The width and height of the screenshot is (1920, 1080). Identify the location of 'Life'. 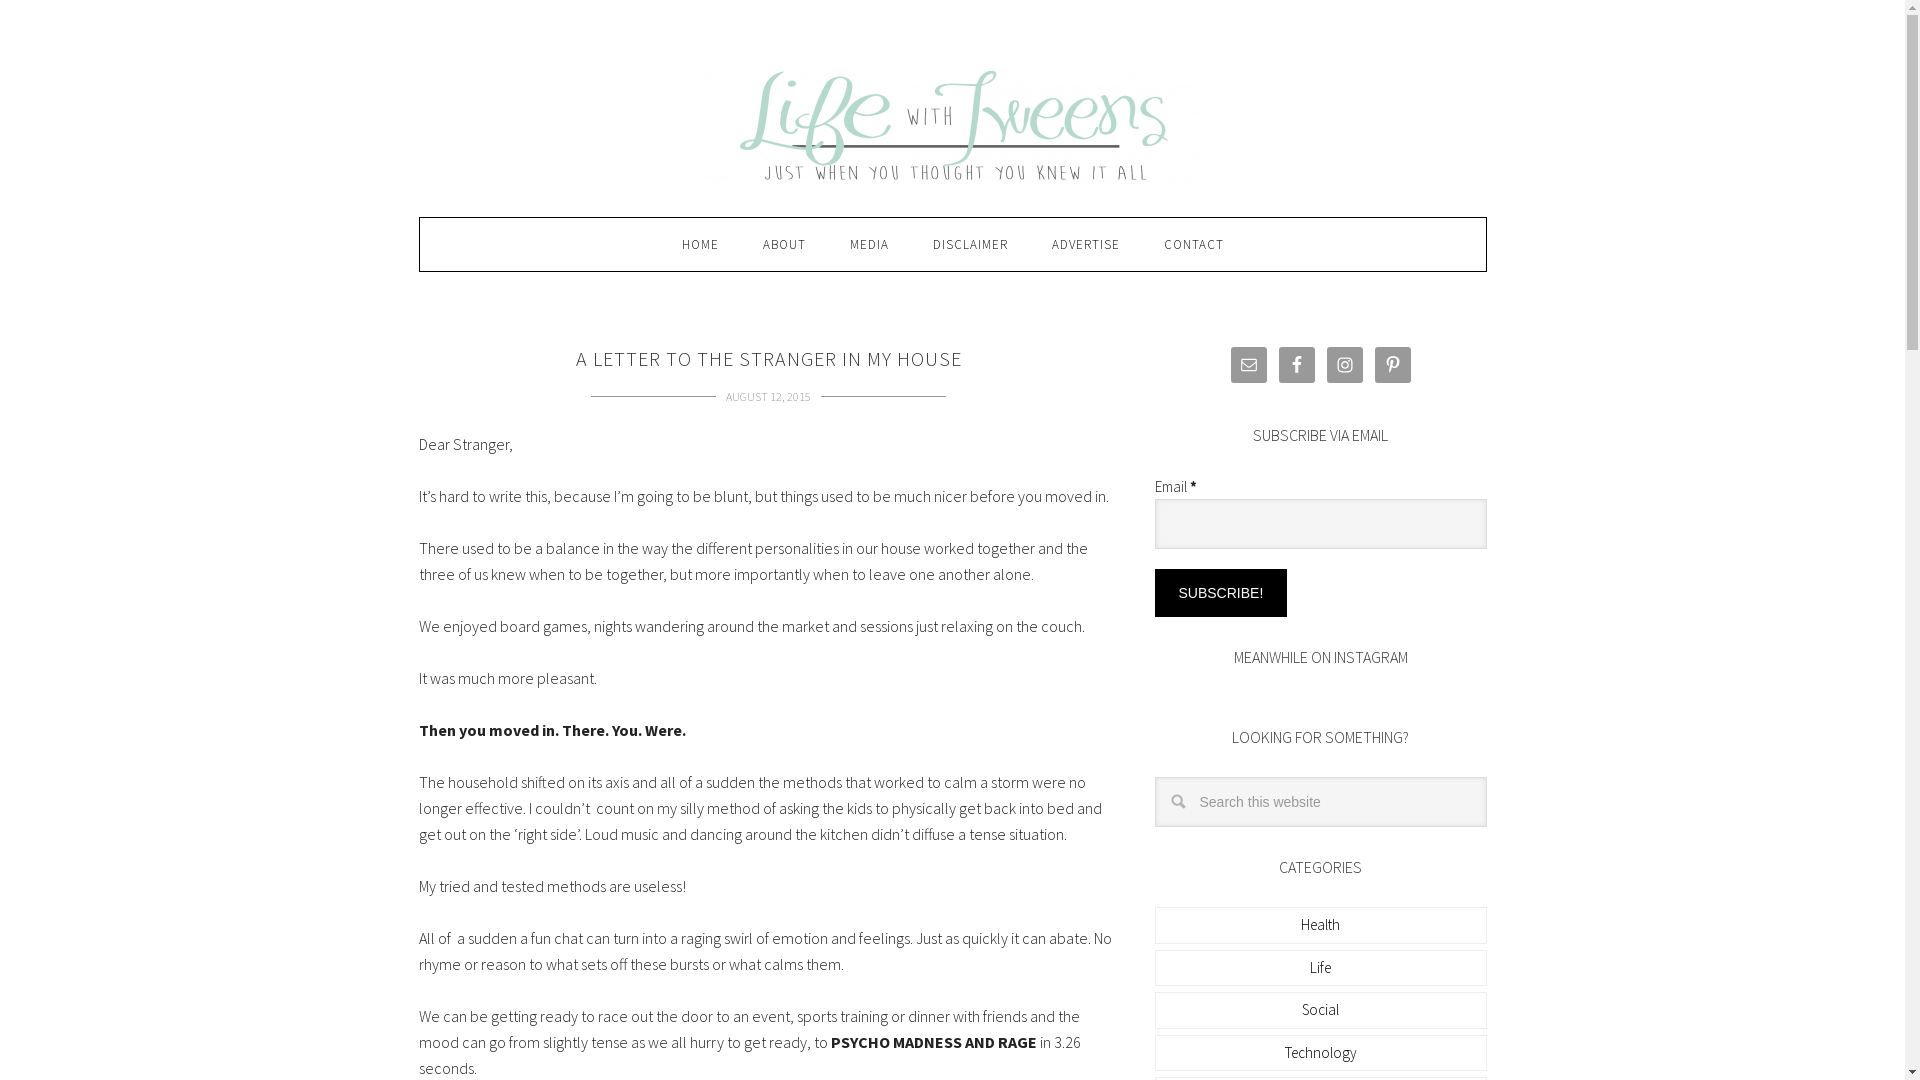
(1320, 966).